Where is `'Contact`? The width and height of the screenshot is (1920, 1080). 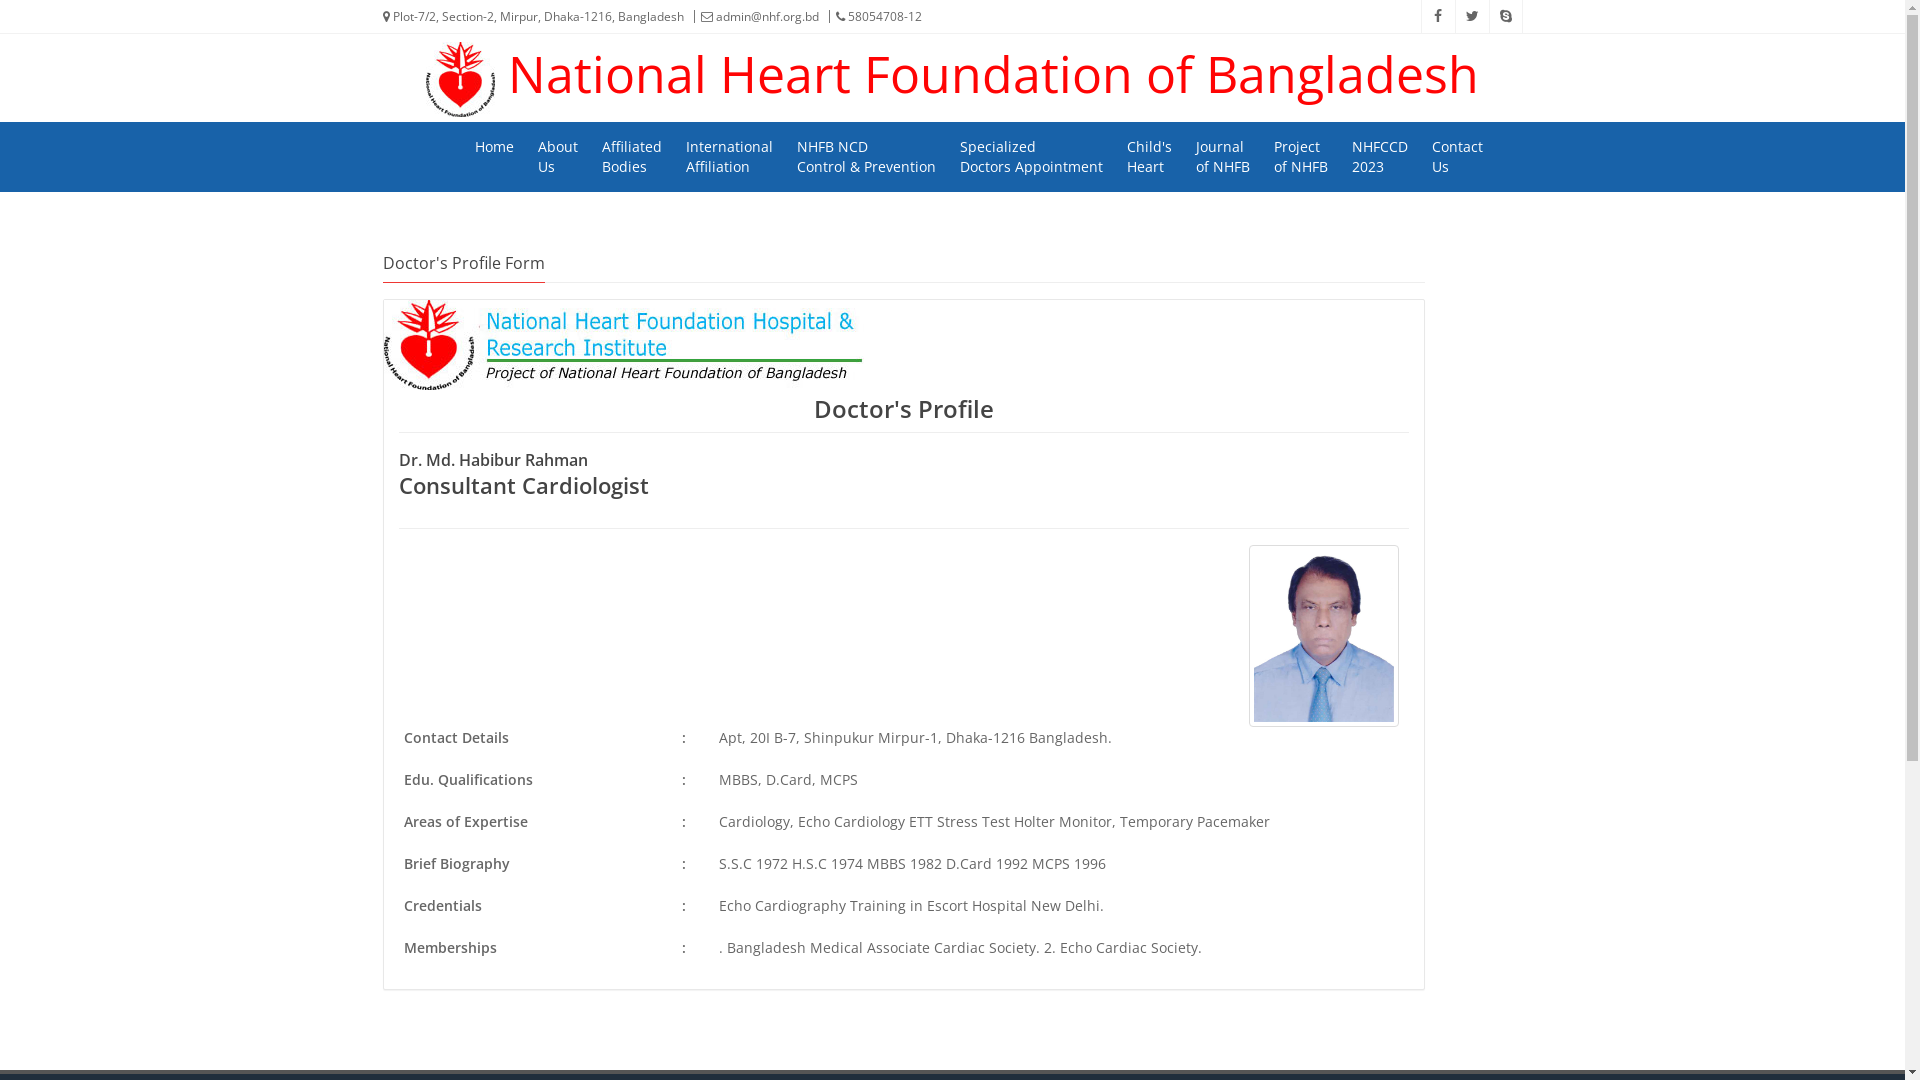 'Contact is located at coordinates (1456, 156).